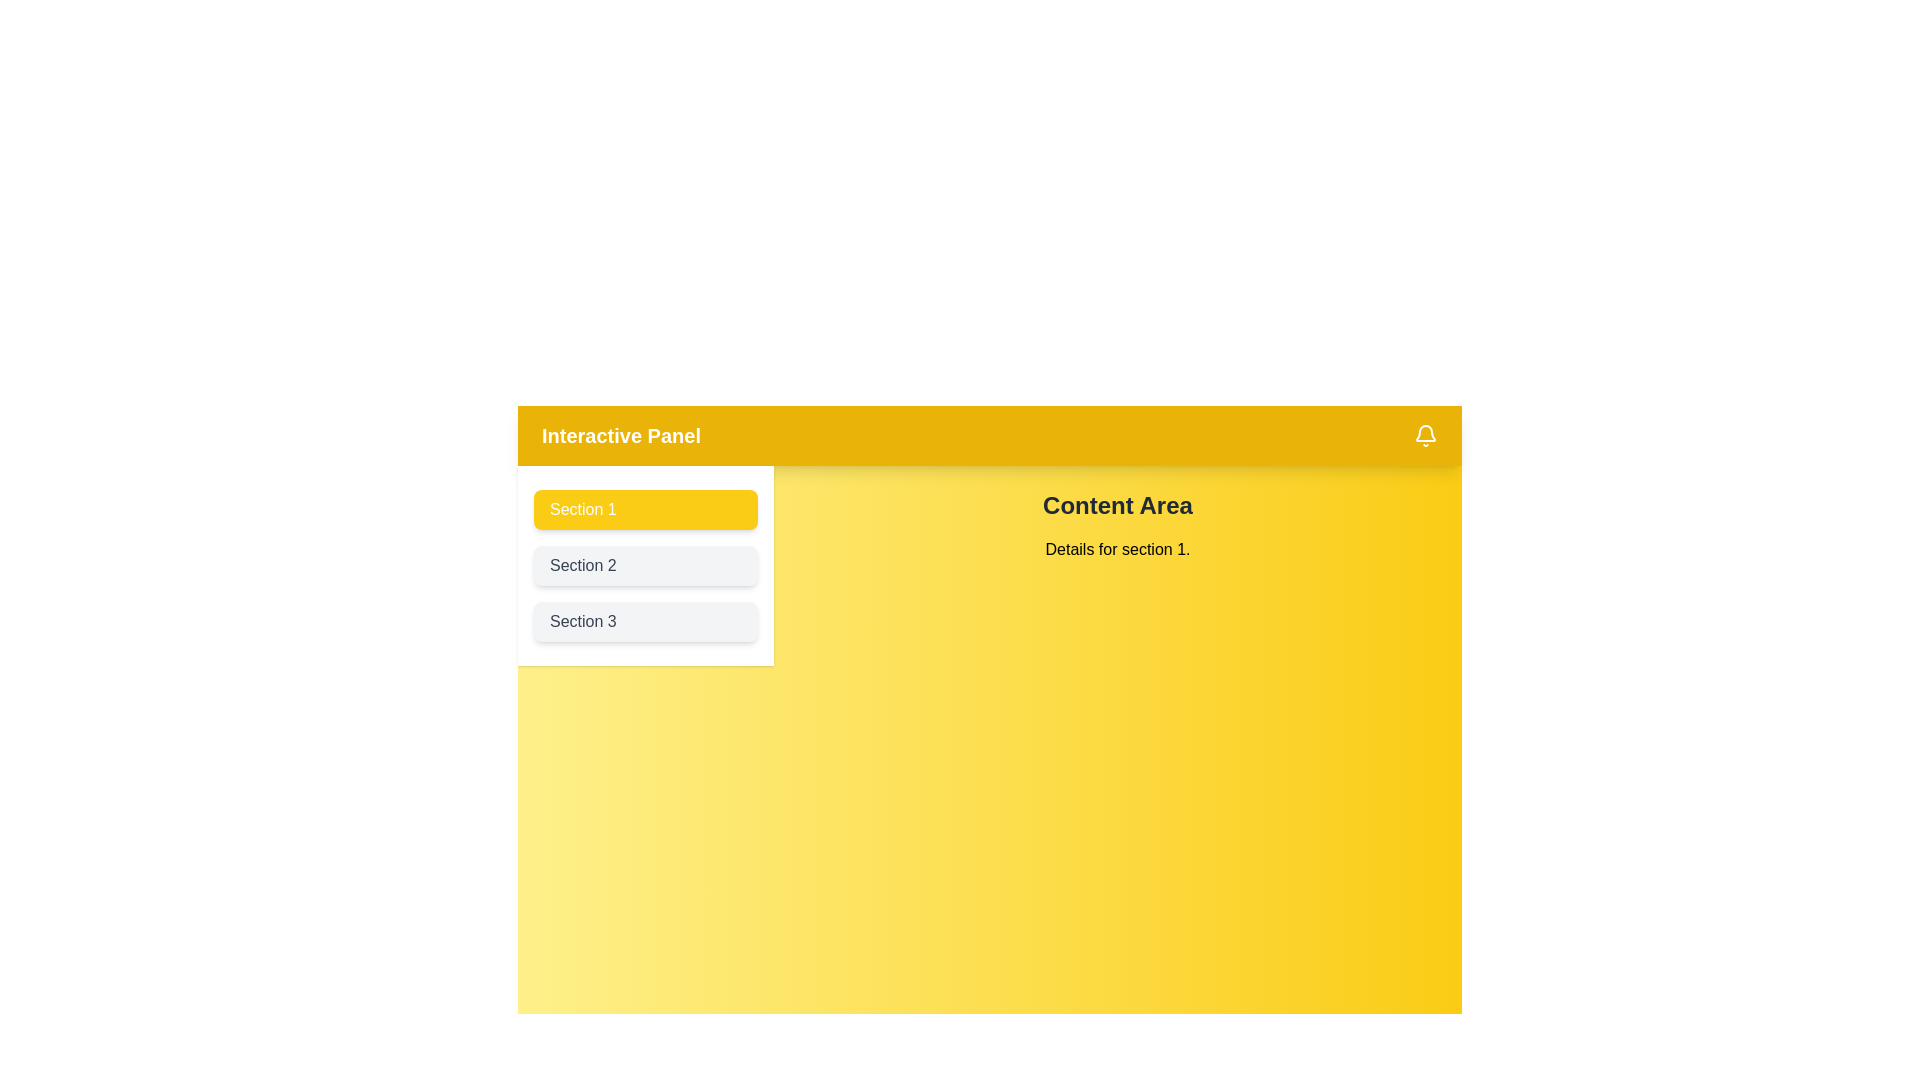  Describe the element at coordinates (646, 508) in the screenshot. I see `the navigation button for 'Section 1' located in the left panel` at that location.